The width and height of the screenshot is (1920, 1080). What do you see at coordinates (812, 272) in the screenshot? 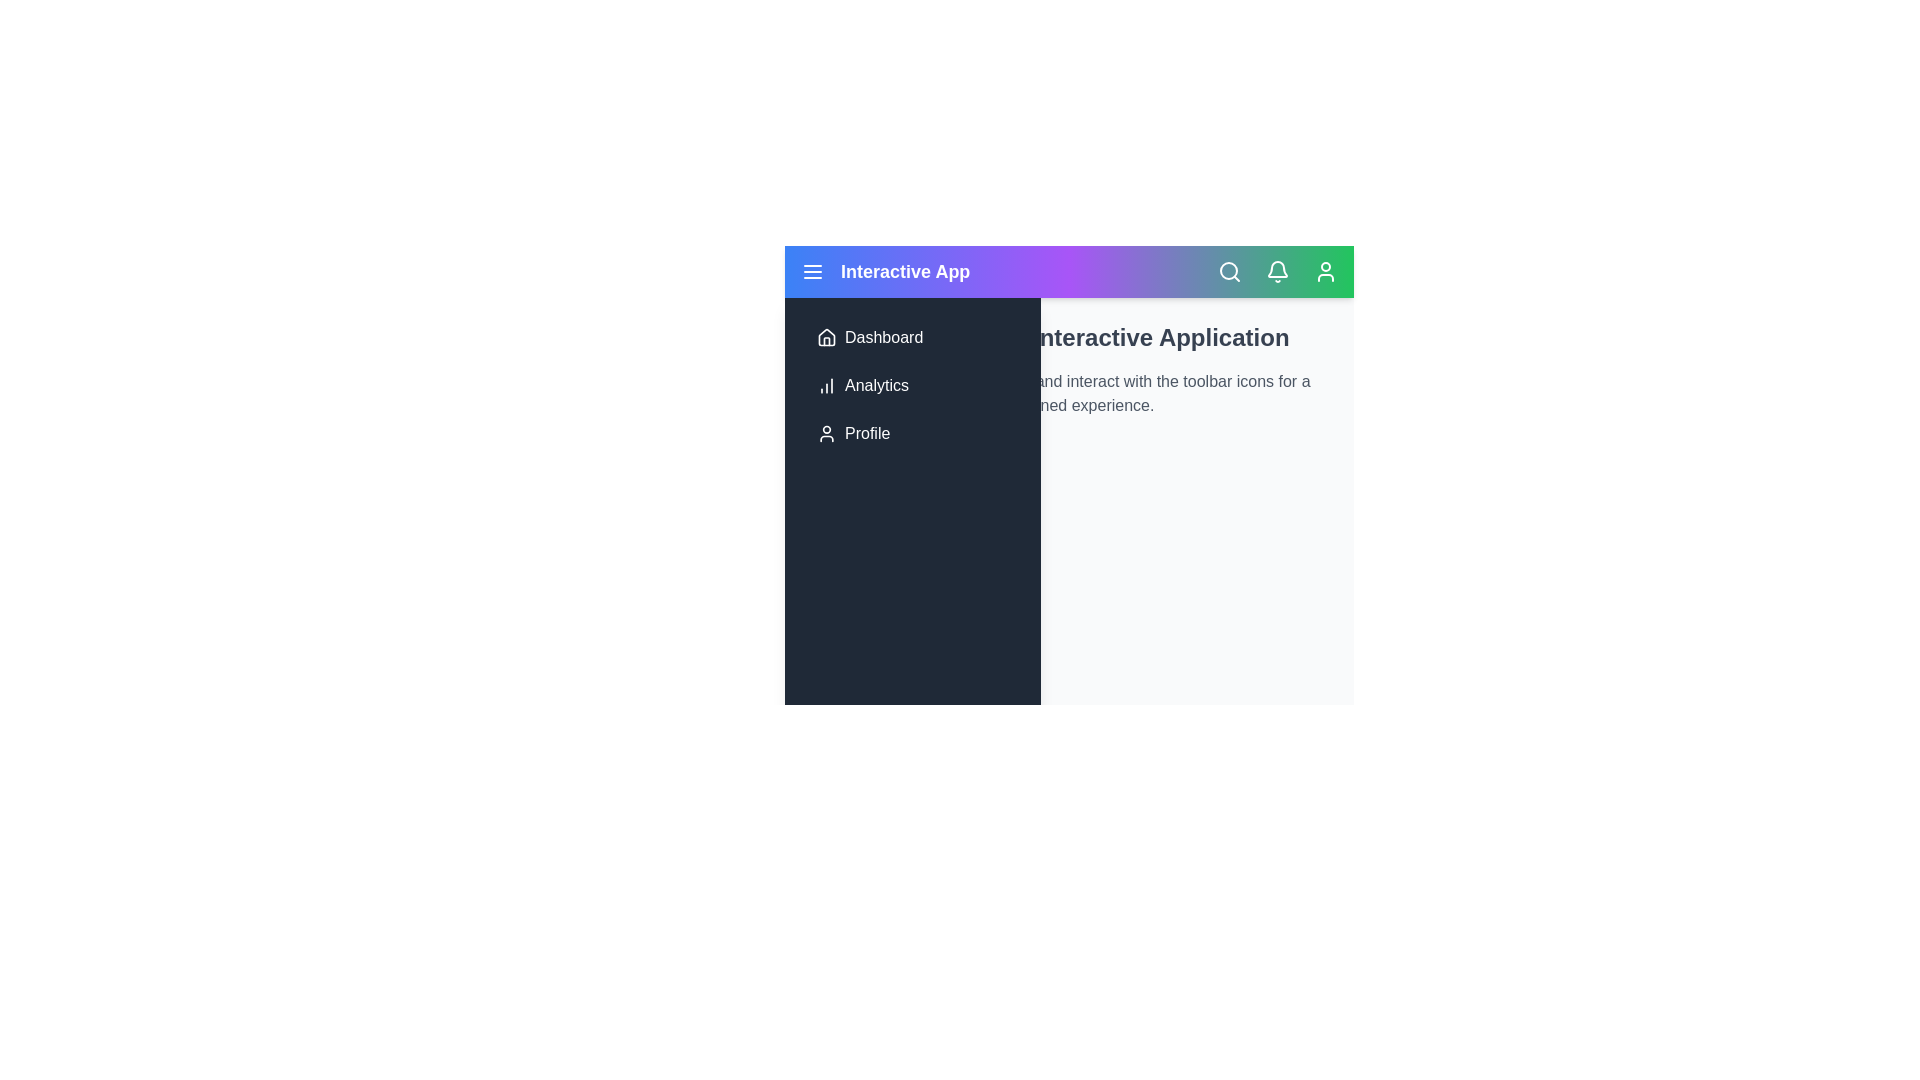
I see `the menu icon to toggle the side menu` at bounding box center [812, 272].